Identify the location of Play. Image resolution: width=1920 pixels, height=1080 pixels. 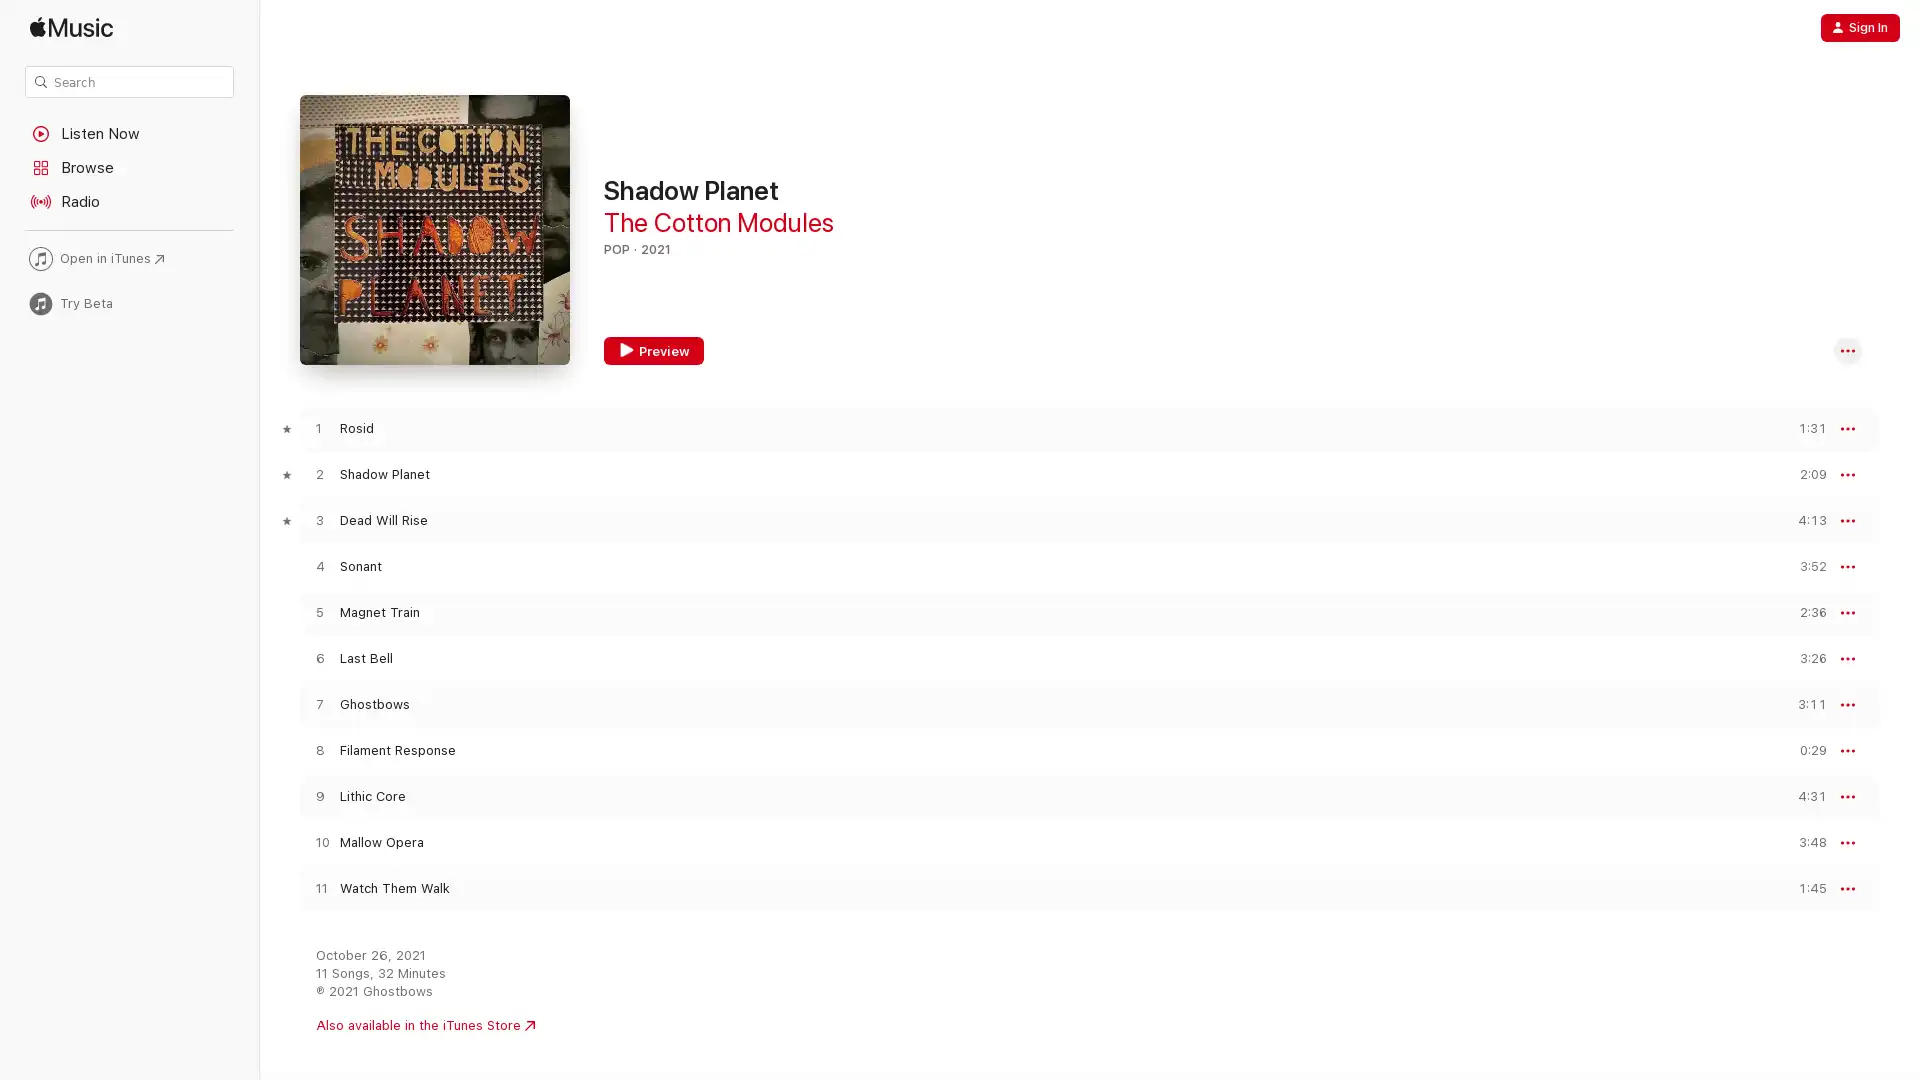
(318, 611).